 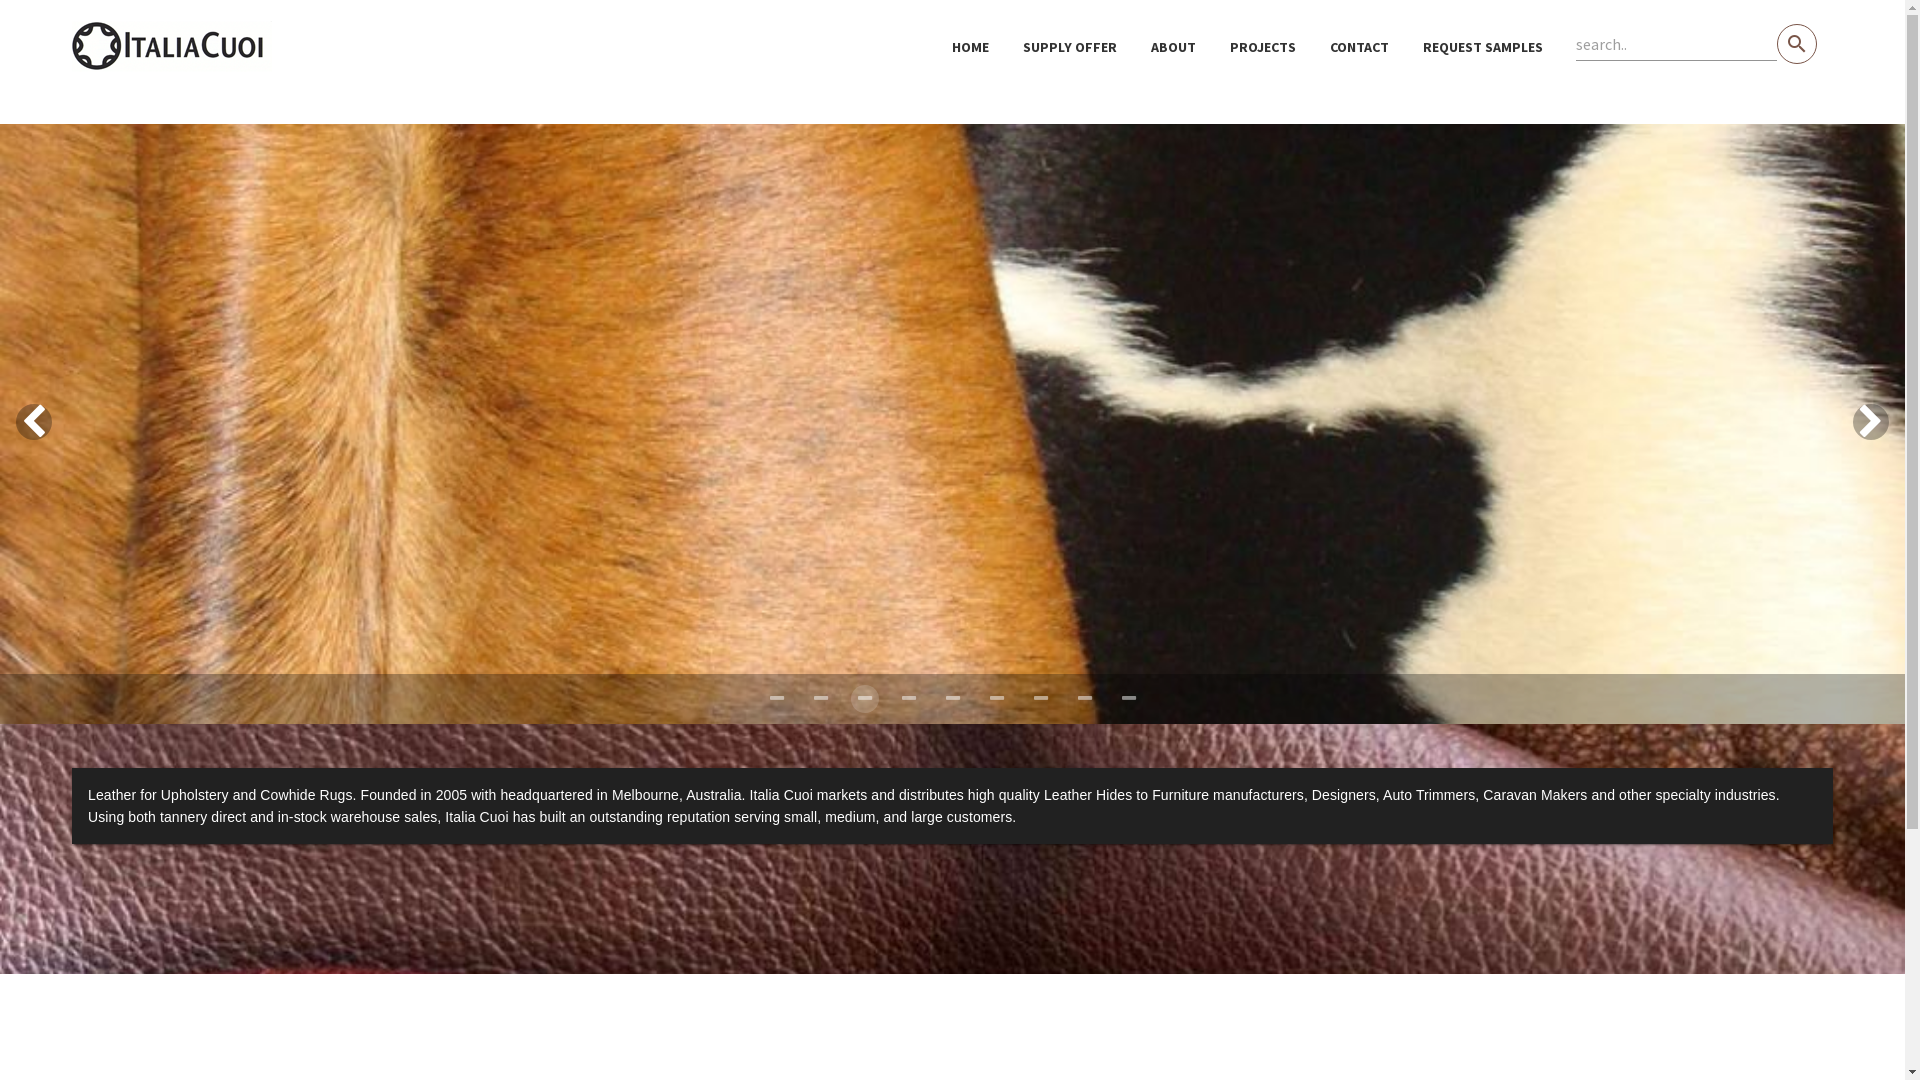 What do you see at coordinates (1261, 45) in the screenshot?
I see `'PROJECTS'` at bounding box center [1261, 45].